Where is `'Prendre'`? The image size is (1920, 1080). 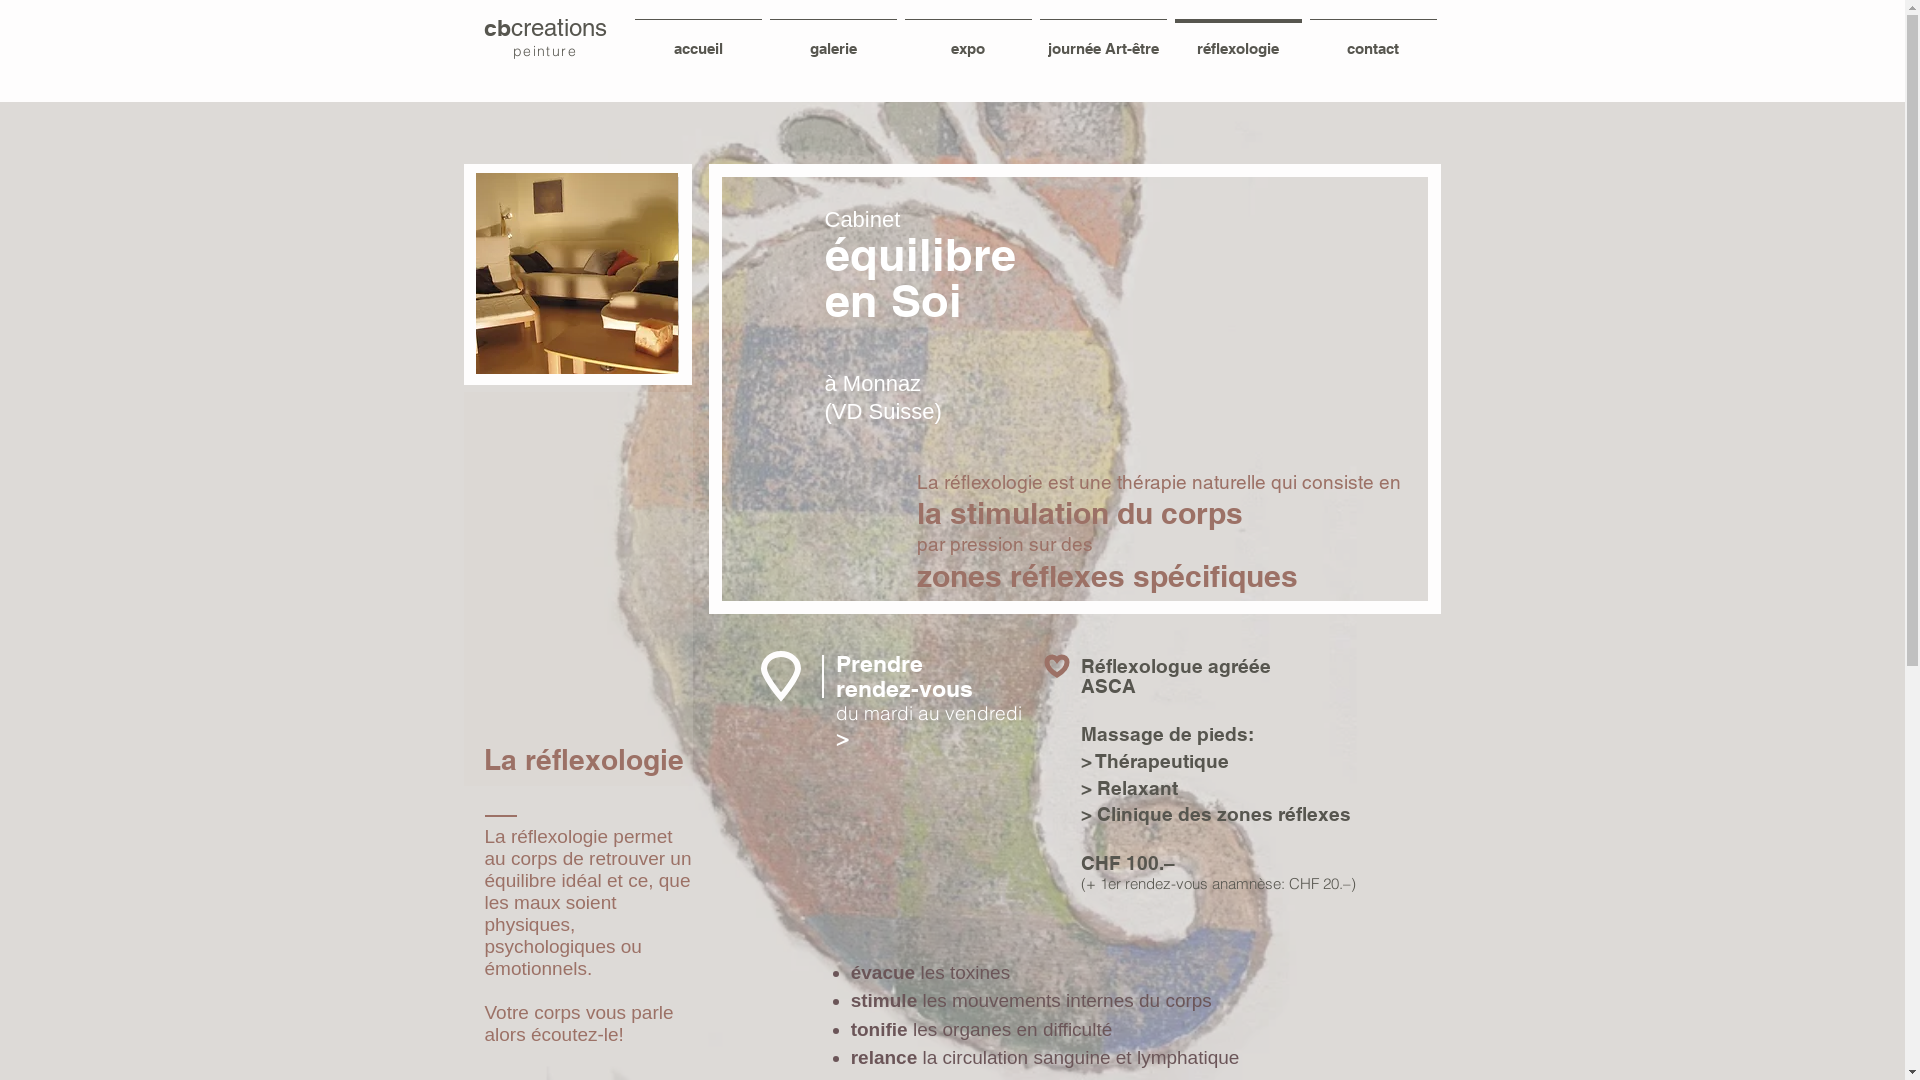
'Prendre' is located at coordinates (879, 664).